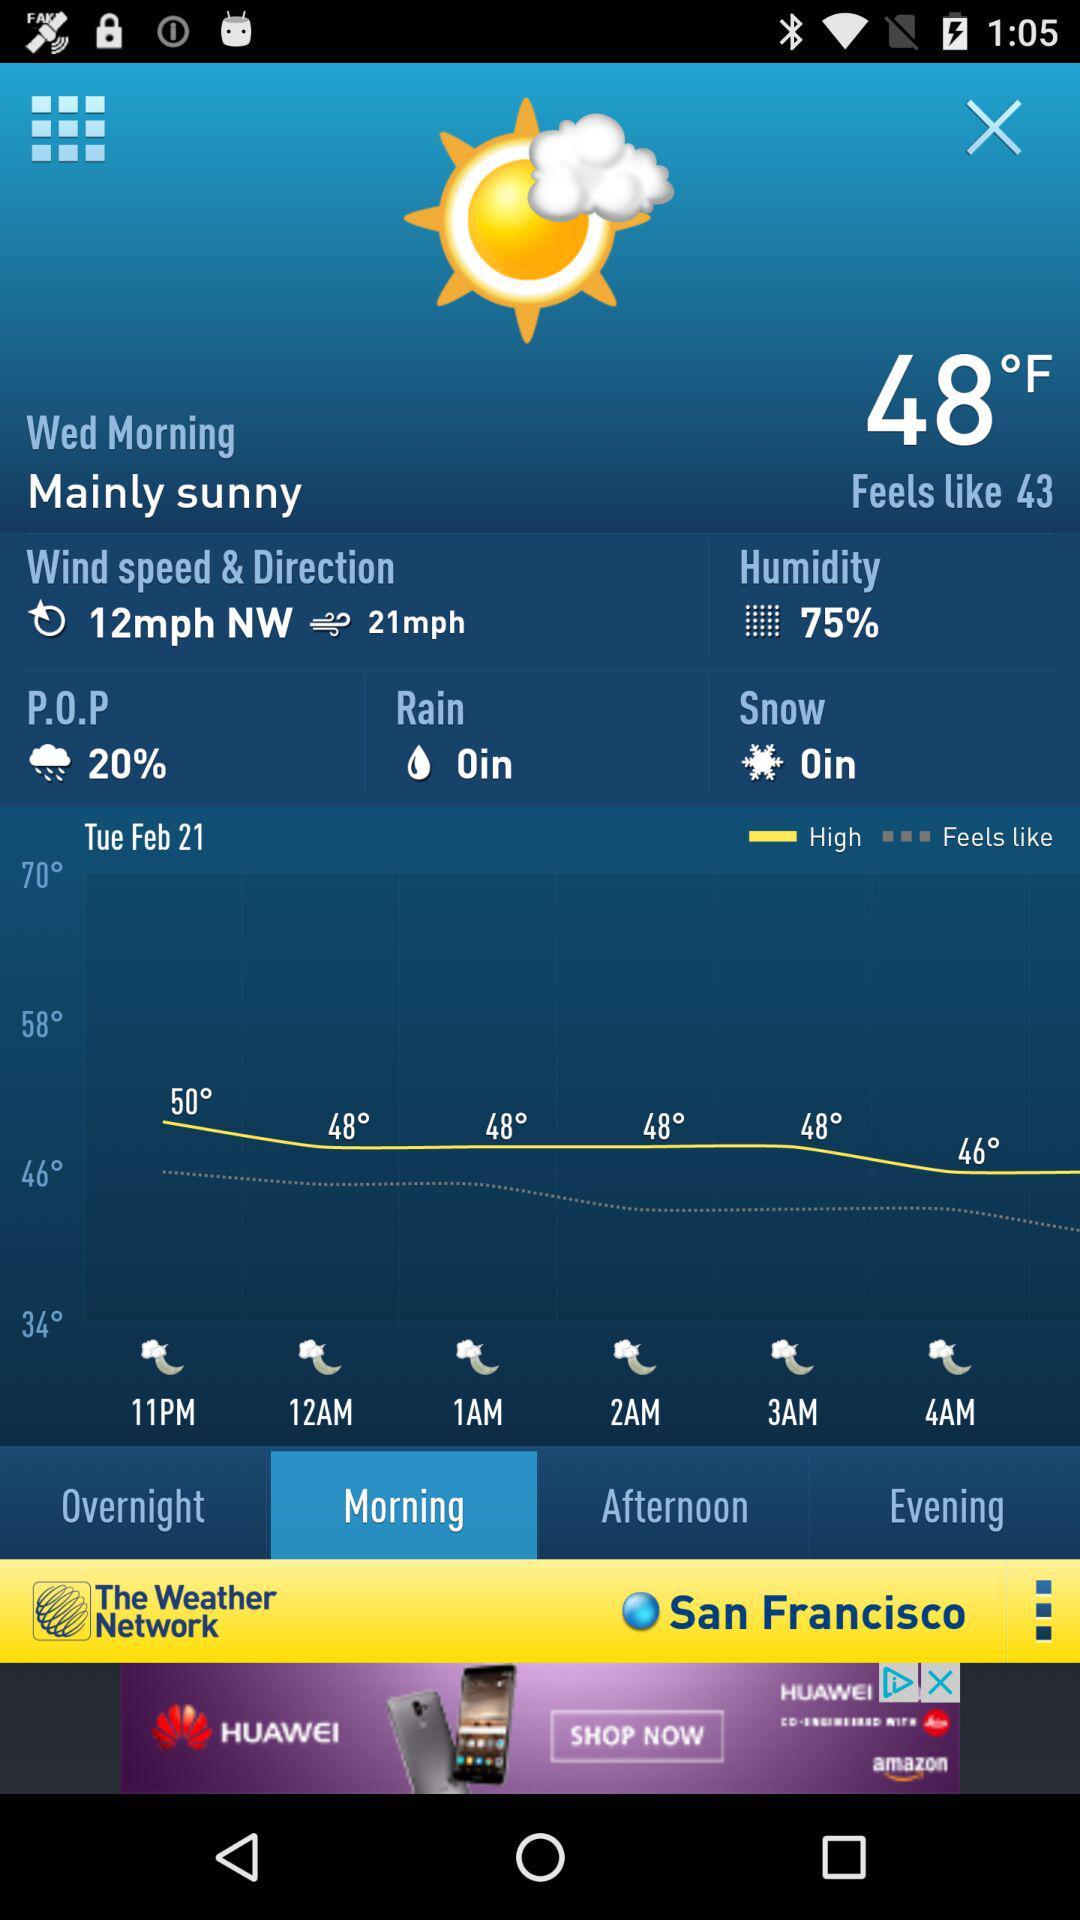 This screenshot has height=1920, width=1080. I want to click on button, so click(1006, 126).